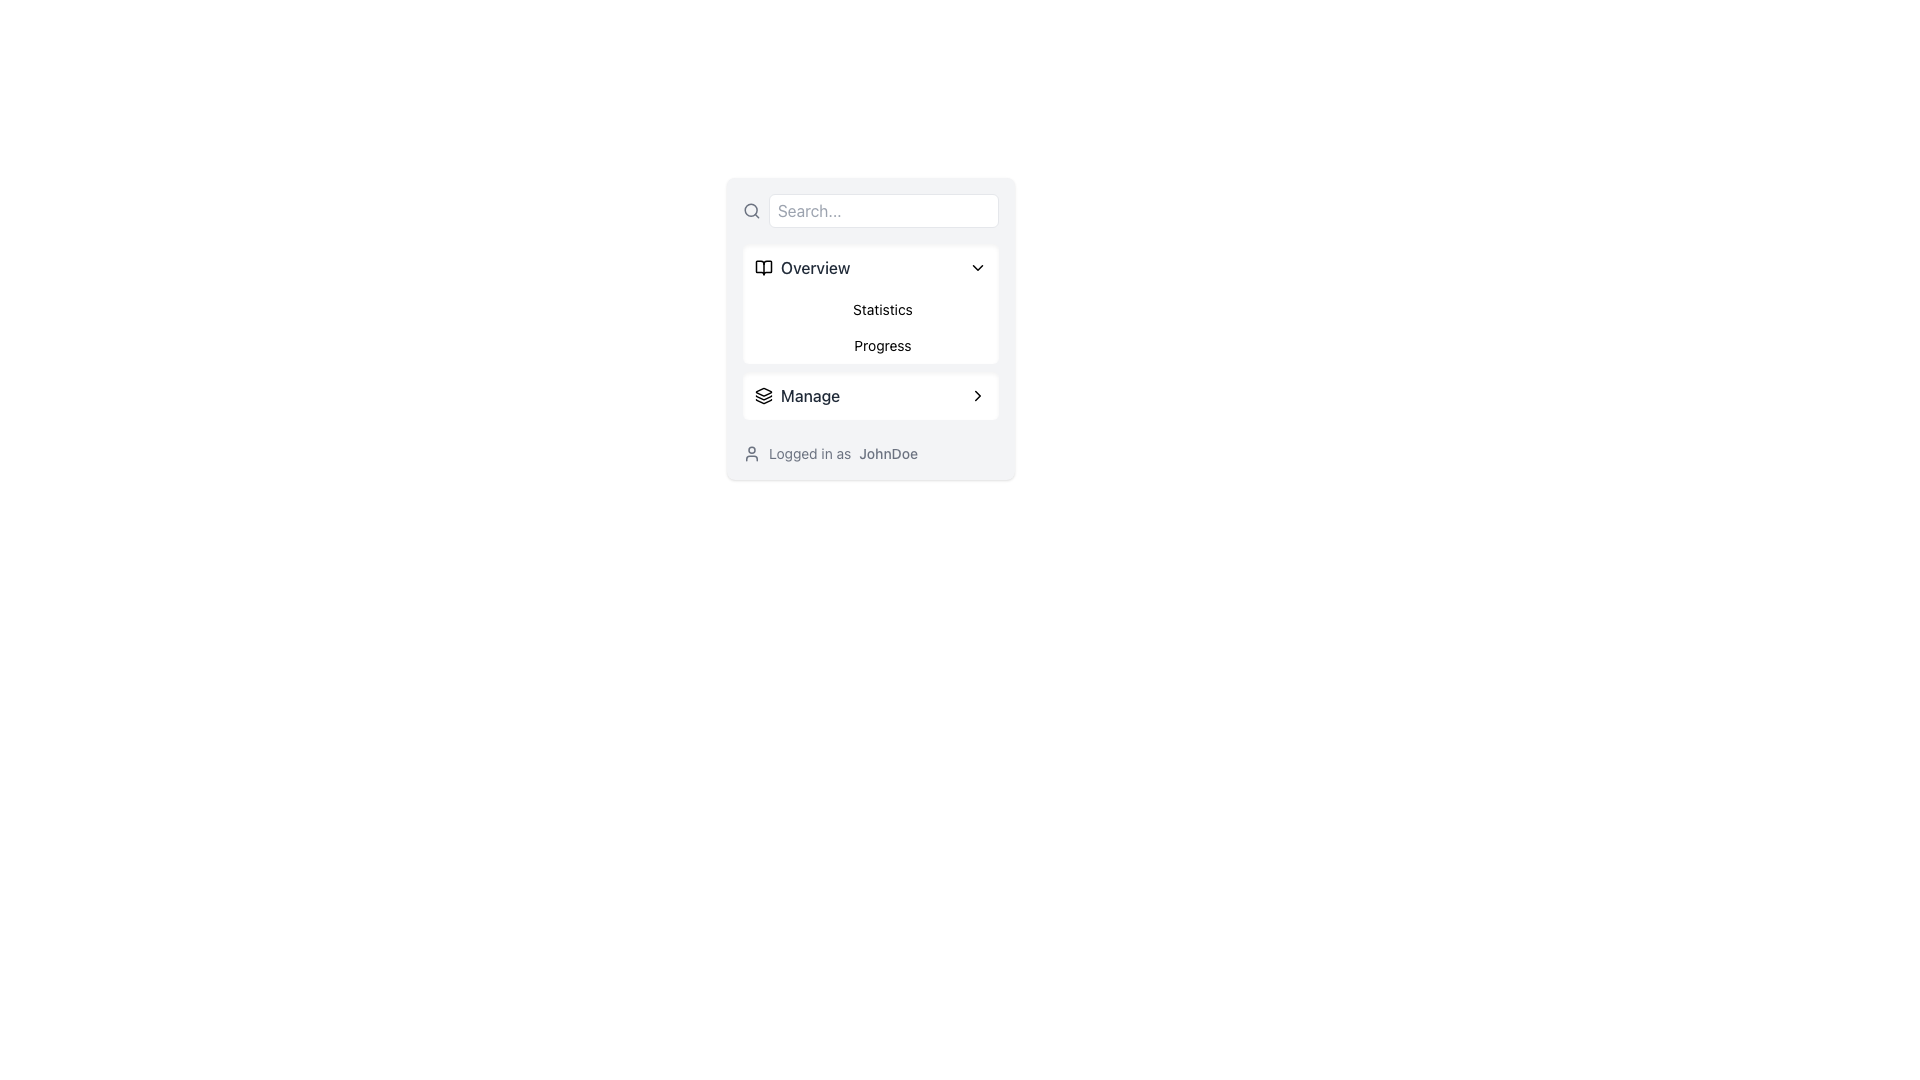  What do you see at coordinates (978, 266) in the screenshot?
I see `the downward-facing chevron icon indicator located in the 'Overview' section, adjacent to the text 'Overview'` at bounding box center [978, 266].